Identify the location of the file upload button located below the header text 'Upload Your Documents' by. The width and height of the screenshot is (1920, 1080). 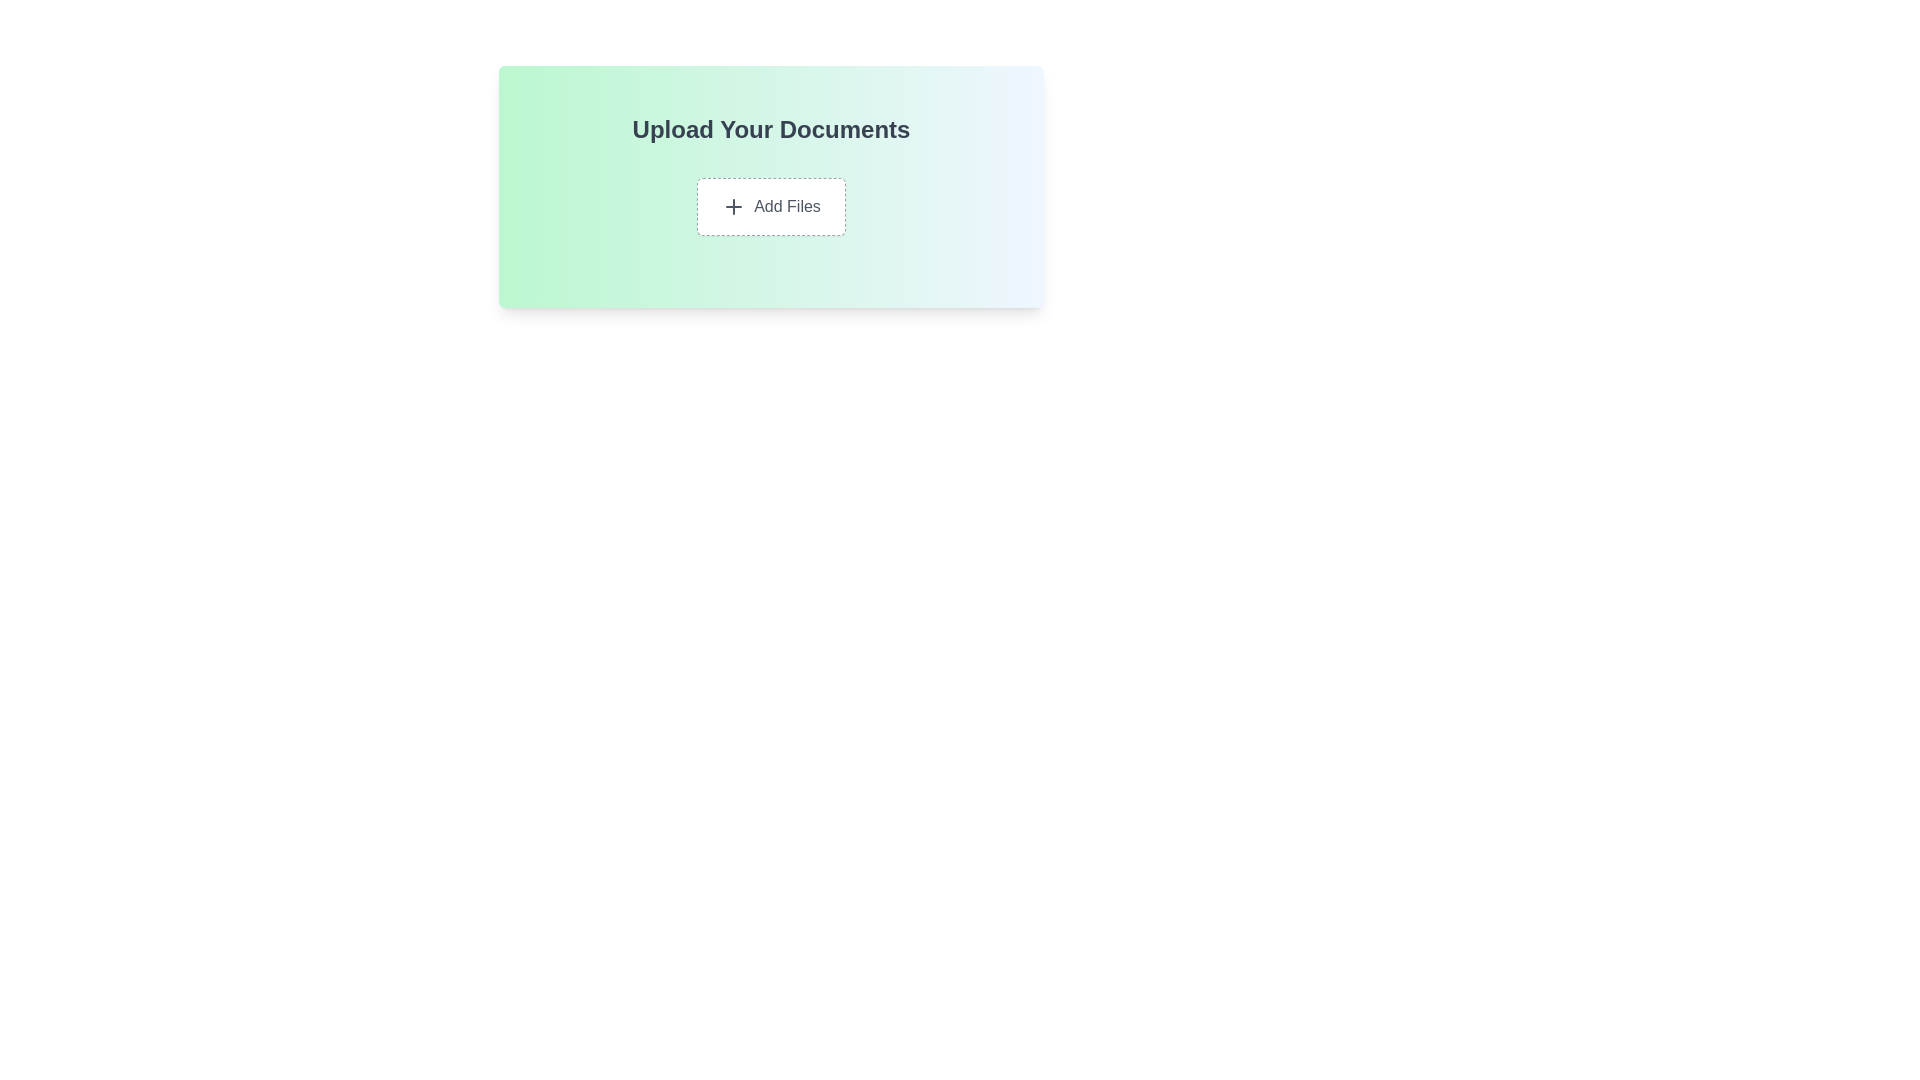
(770, 207).